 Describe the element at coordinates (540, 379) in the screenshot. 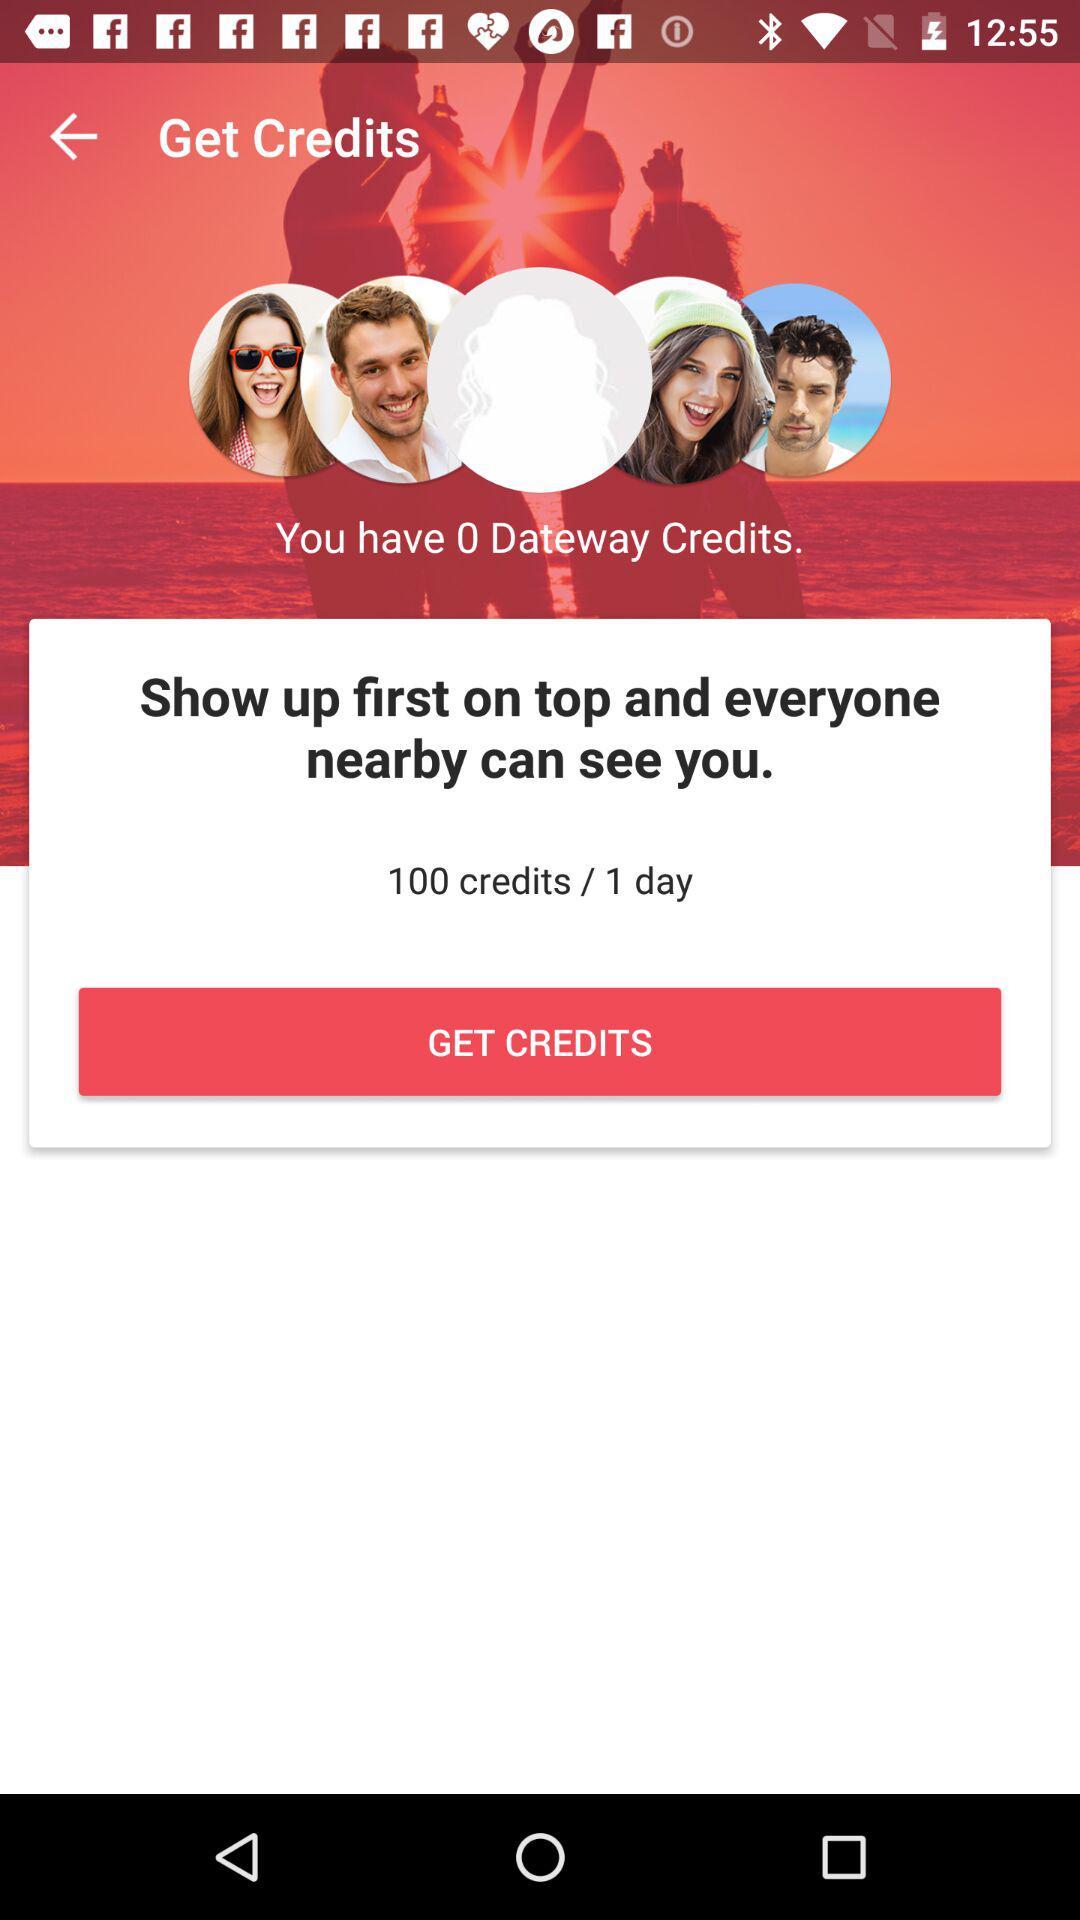

I see `middle image` at that location.